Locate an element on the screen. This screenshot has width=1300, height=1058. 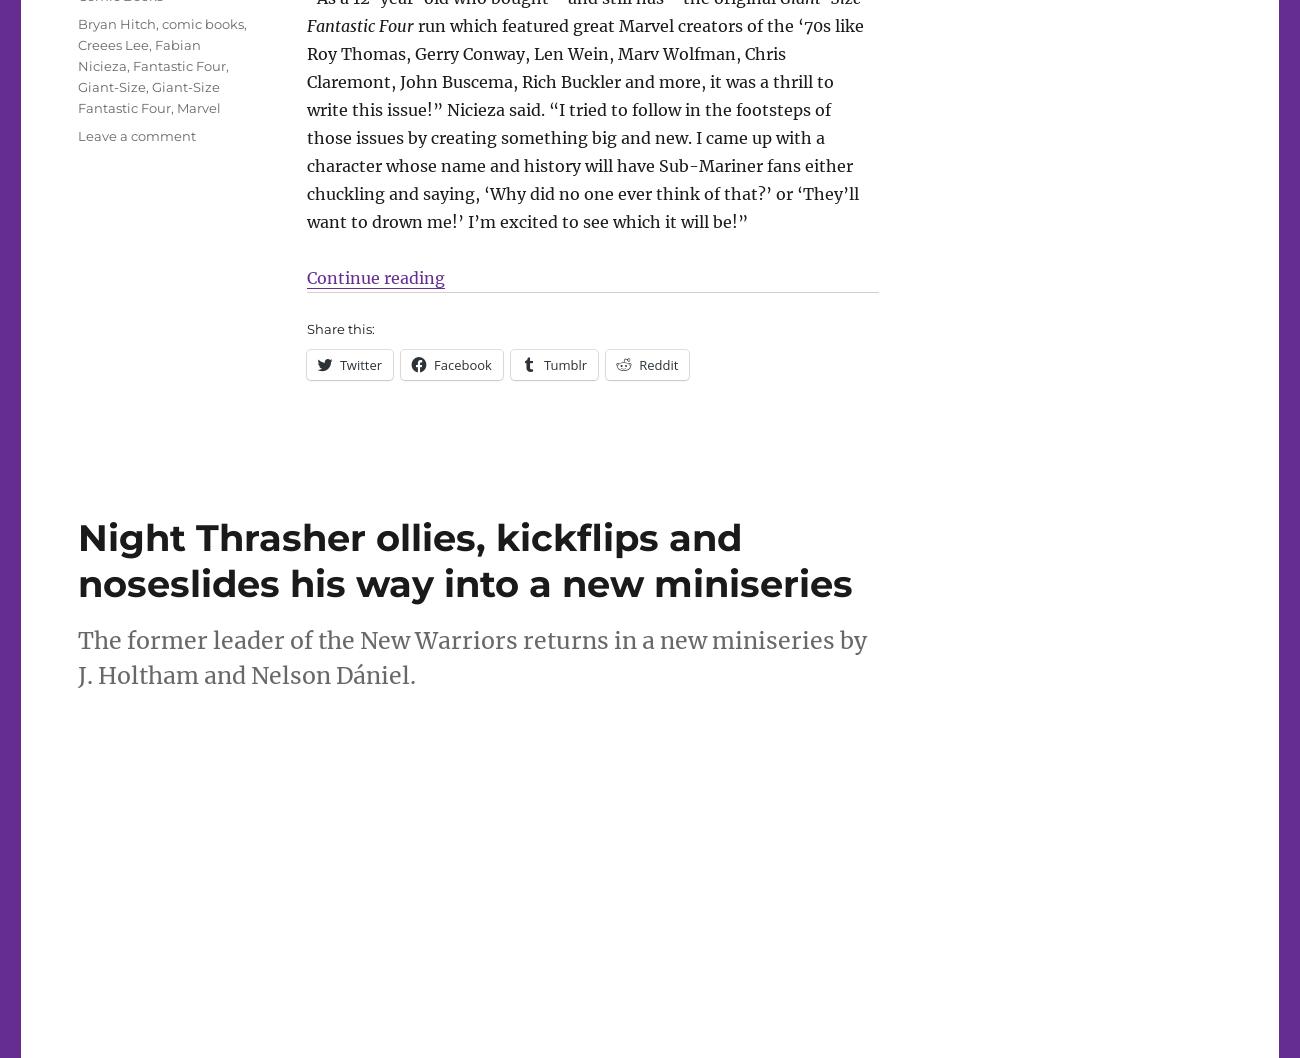
'Share this:' is located at coordinates (306, 326).